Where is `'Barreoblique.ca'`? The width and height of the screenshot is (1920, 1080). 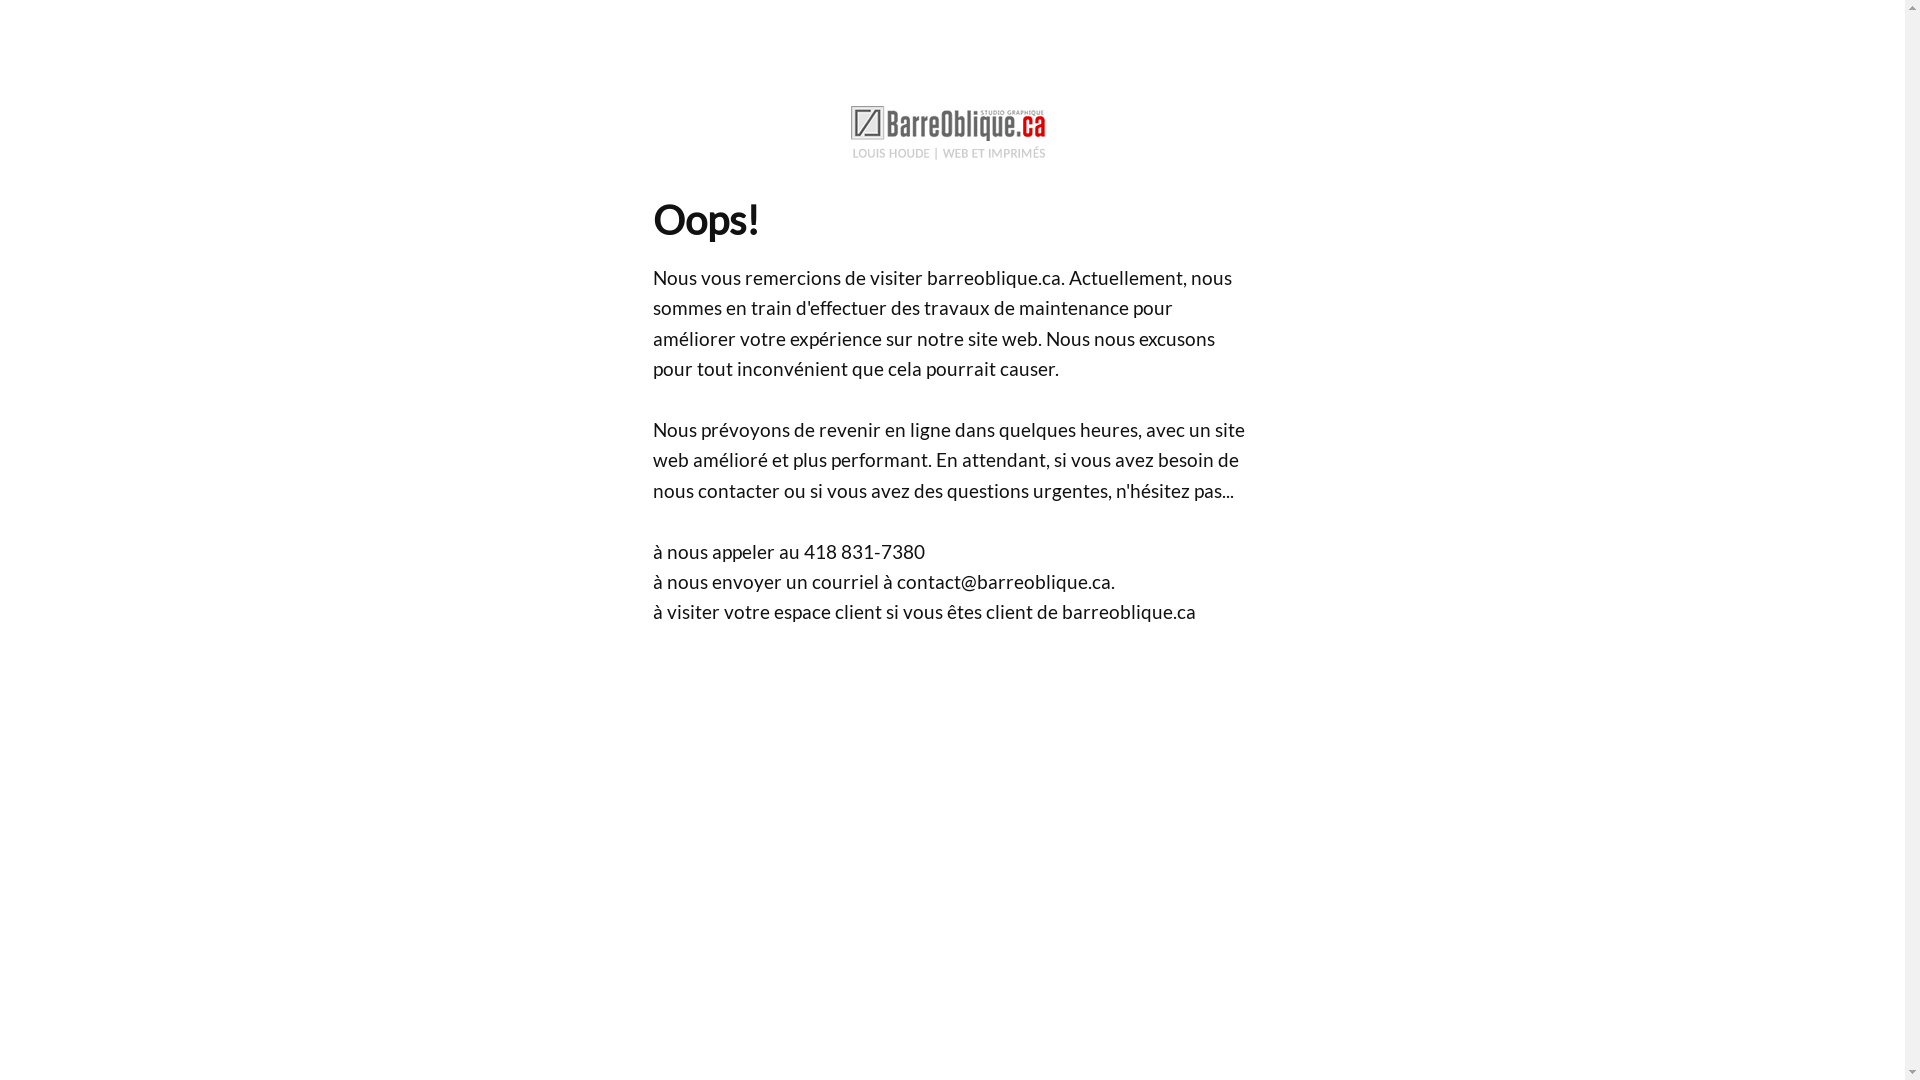
'Barreoblique.ca' is located at coordinates (951, 128).